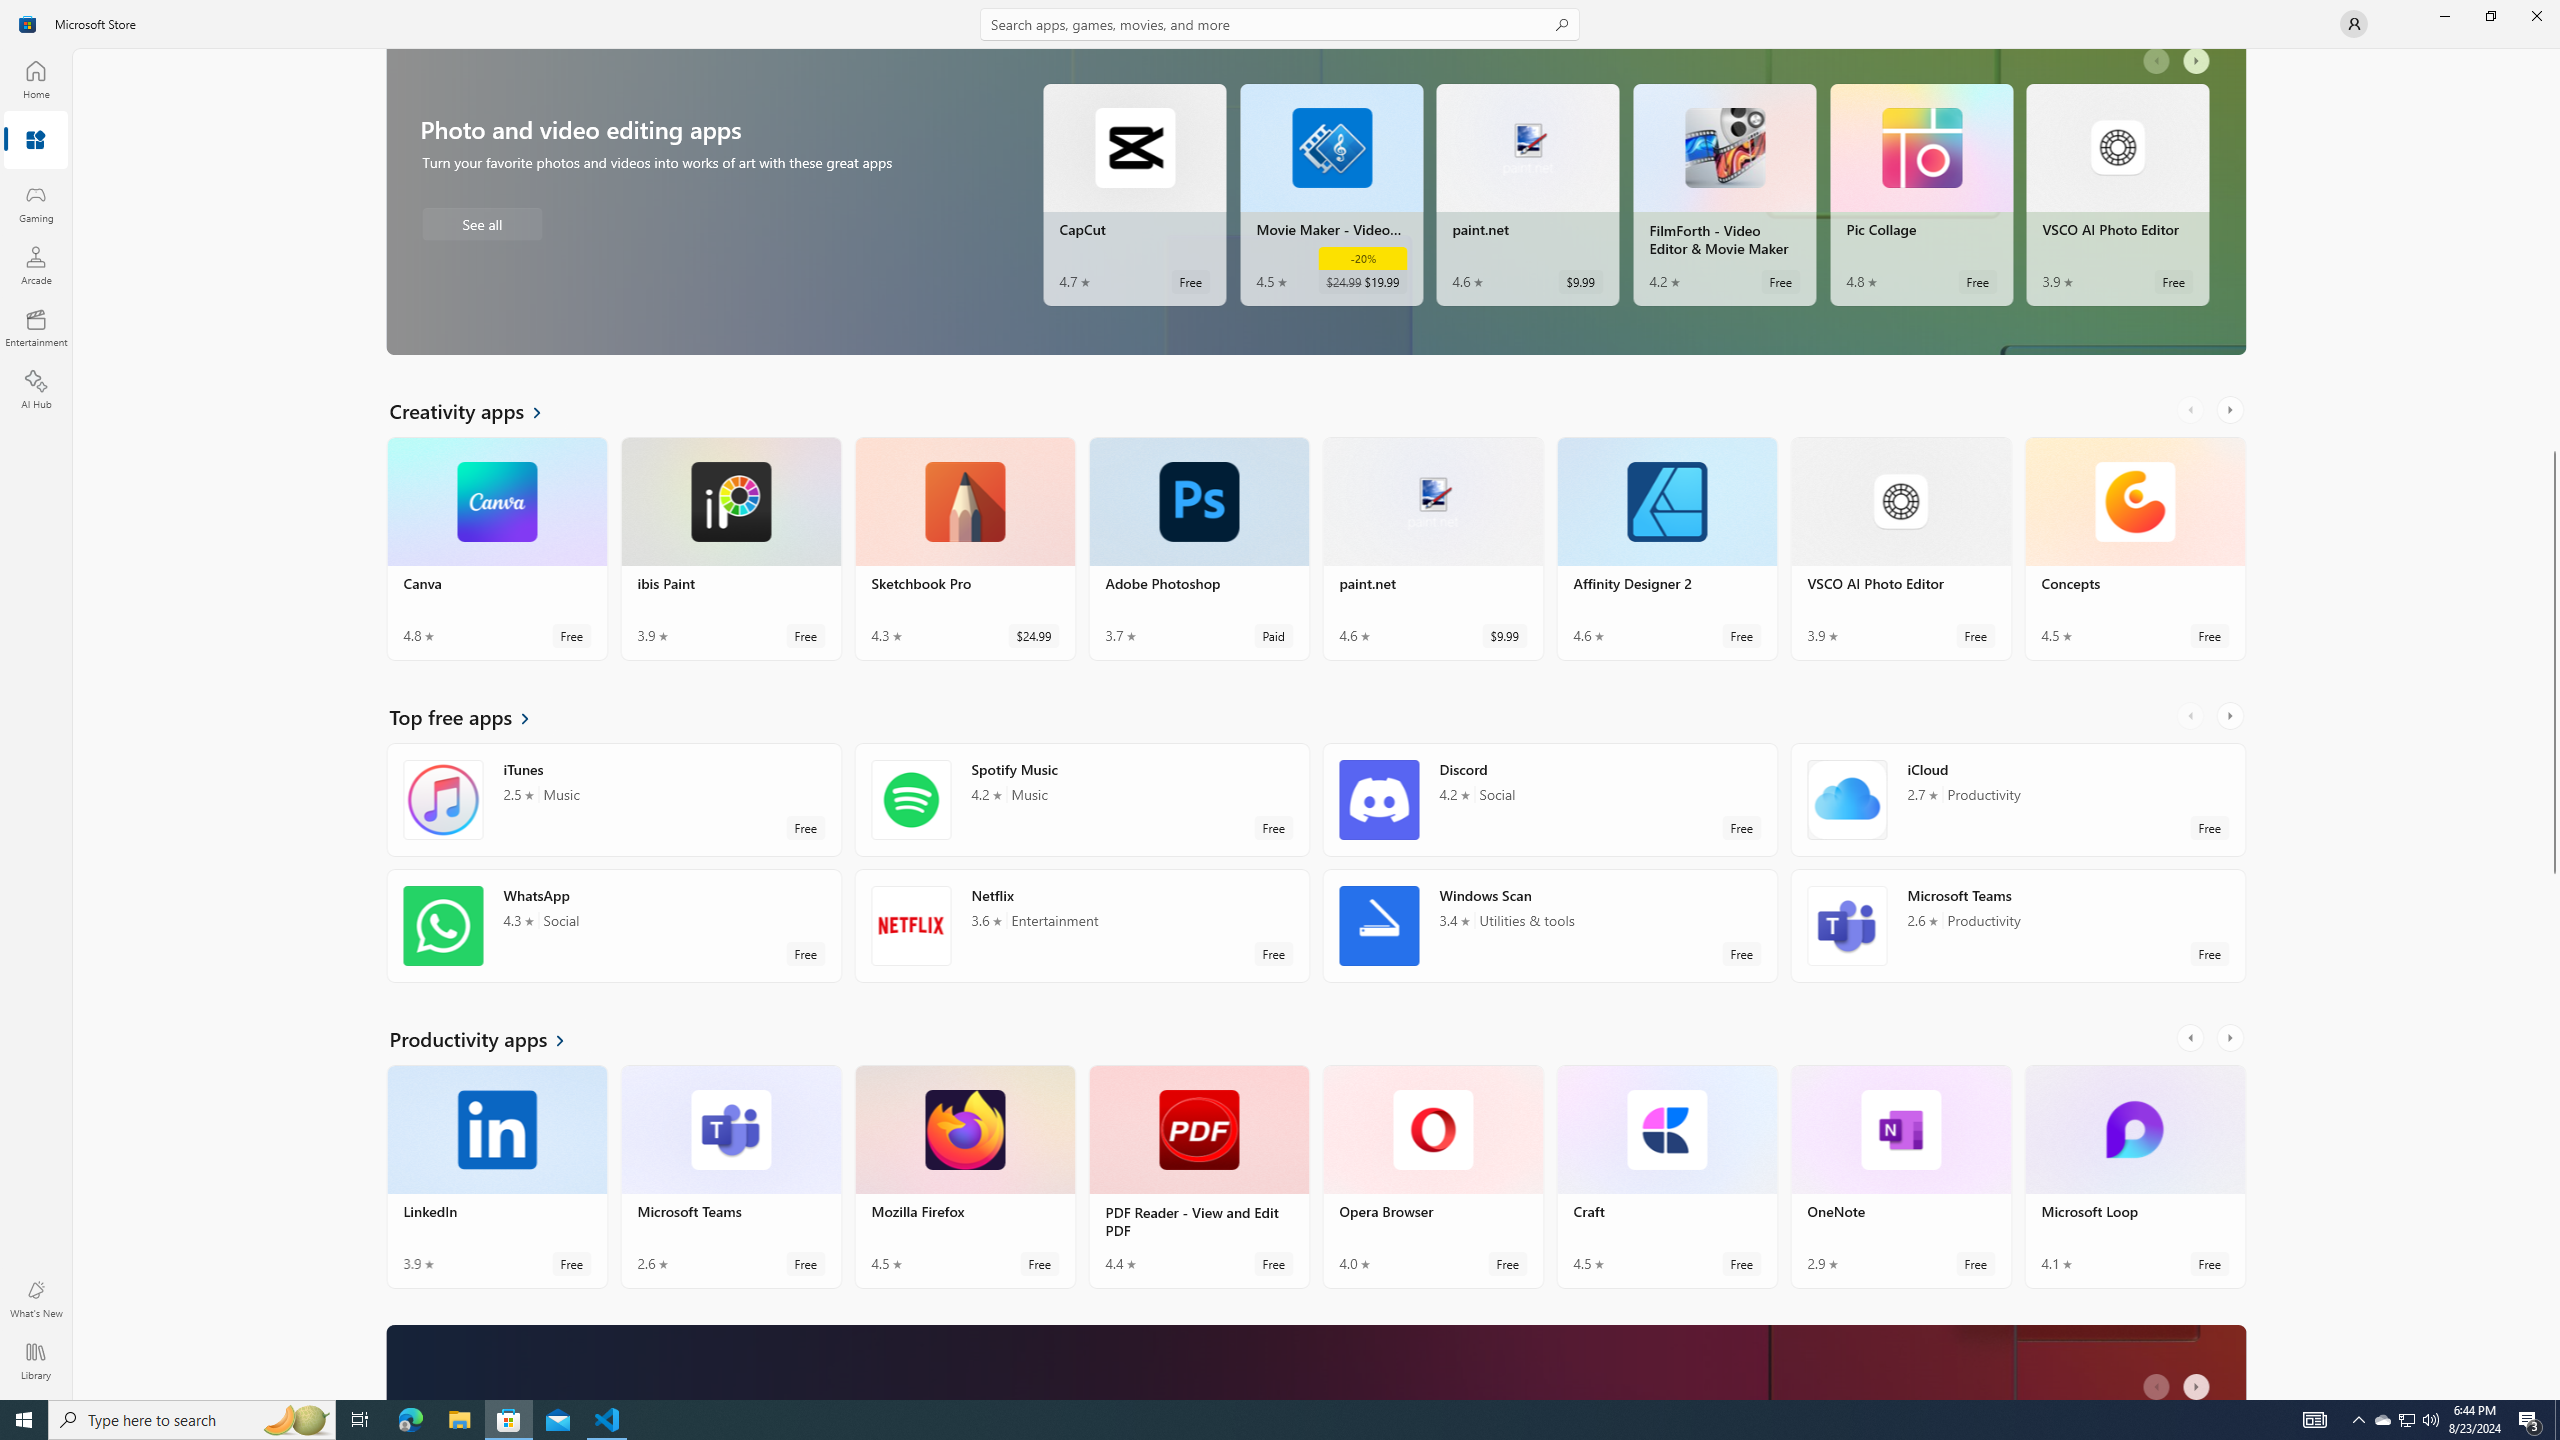 The width and height of the screenshot is (2560, 1440). I want to click on 'Canva. Average rating of 4.8 out of five stars. Free  ', so click(497, 547).